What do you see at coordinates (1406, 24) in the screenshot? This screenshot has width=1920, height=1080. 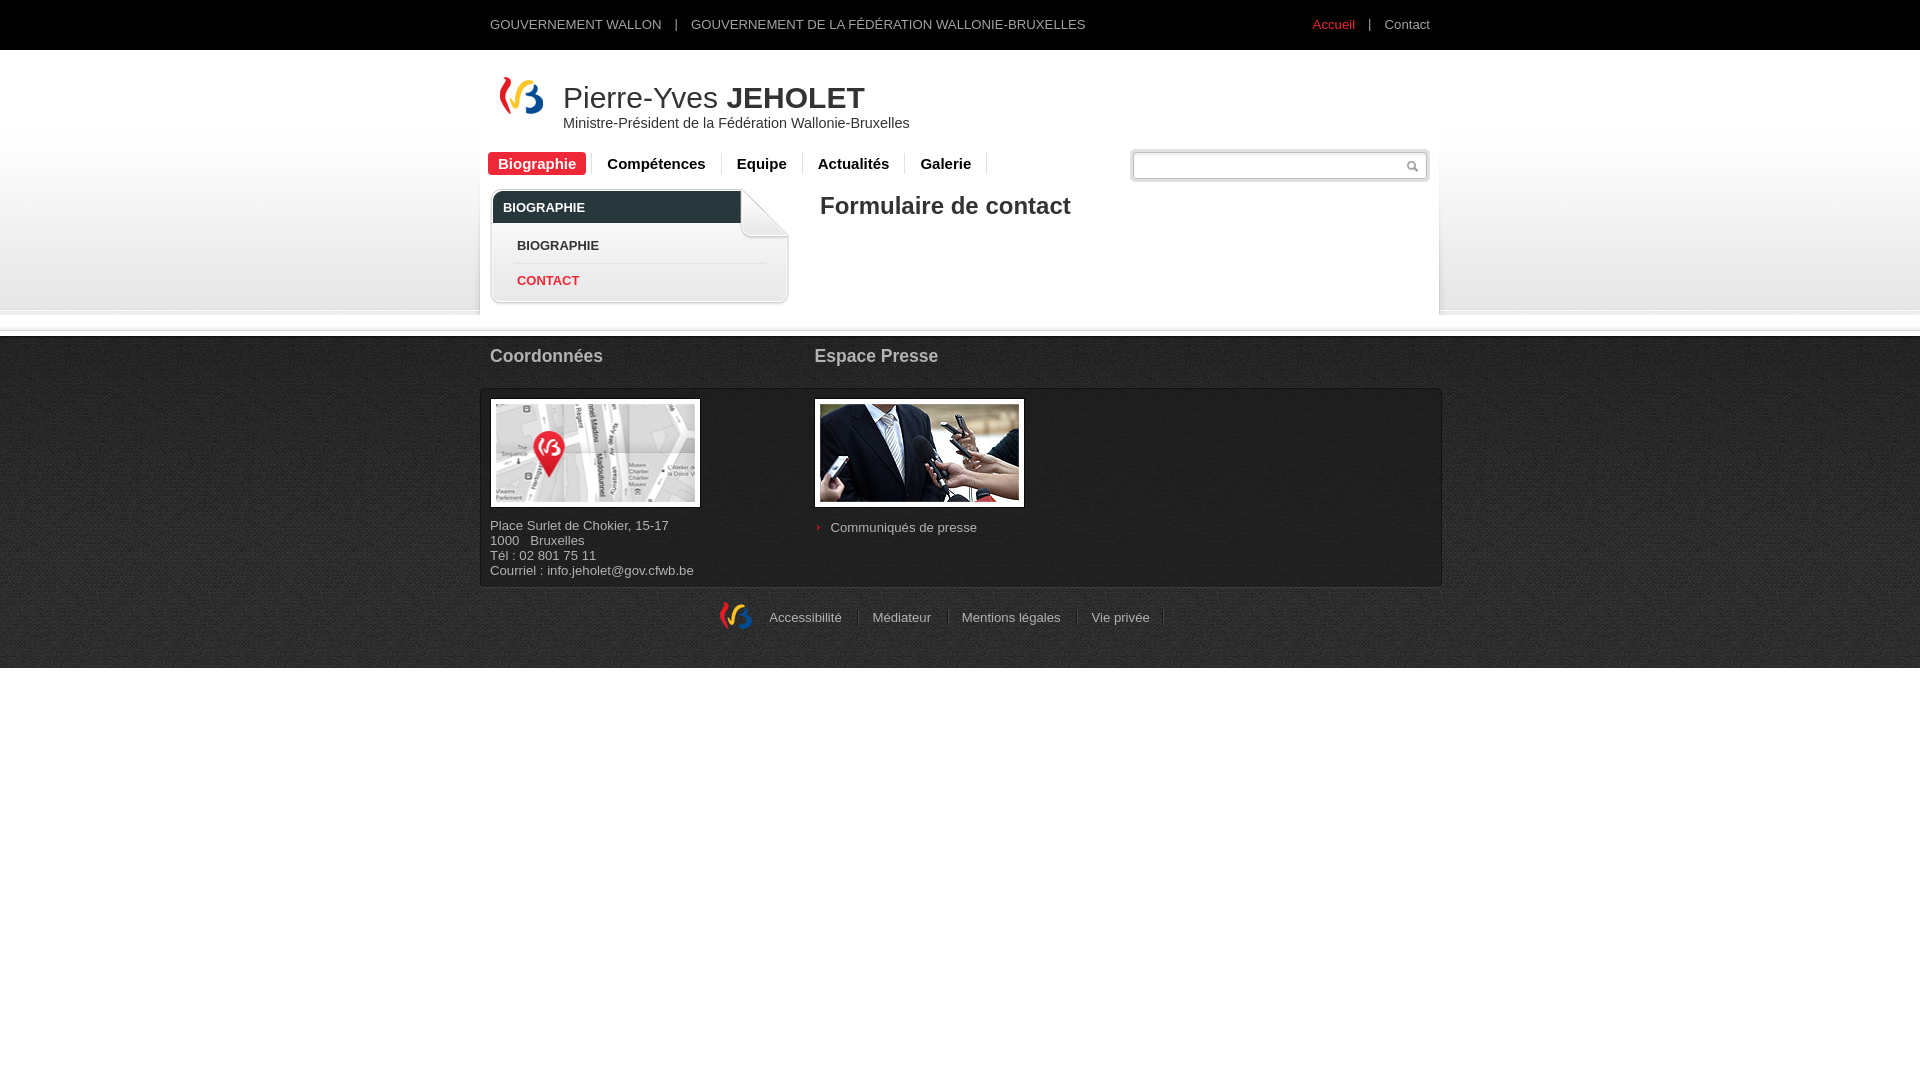 I see `'Contact'` at bounding box center [1406, 24].